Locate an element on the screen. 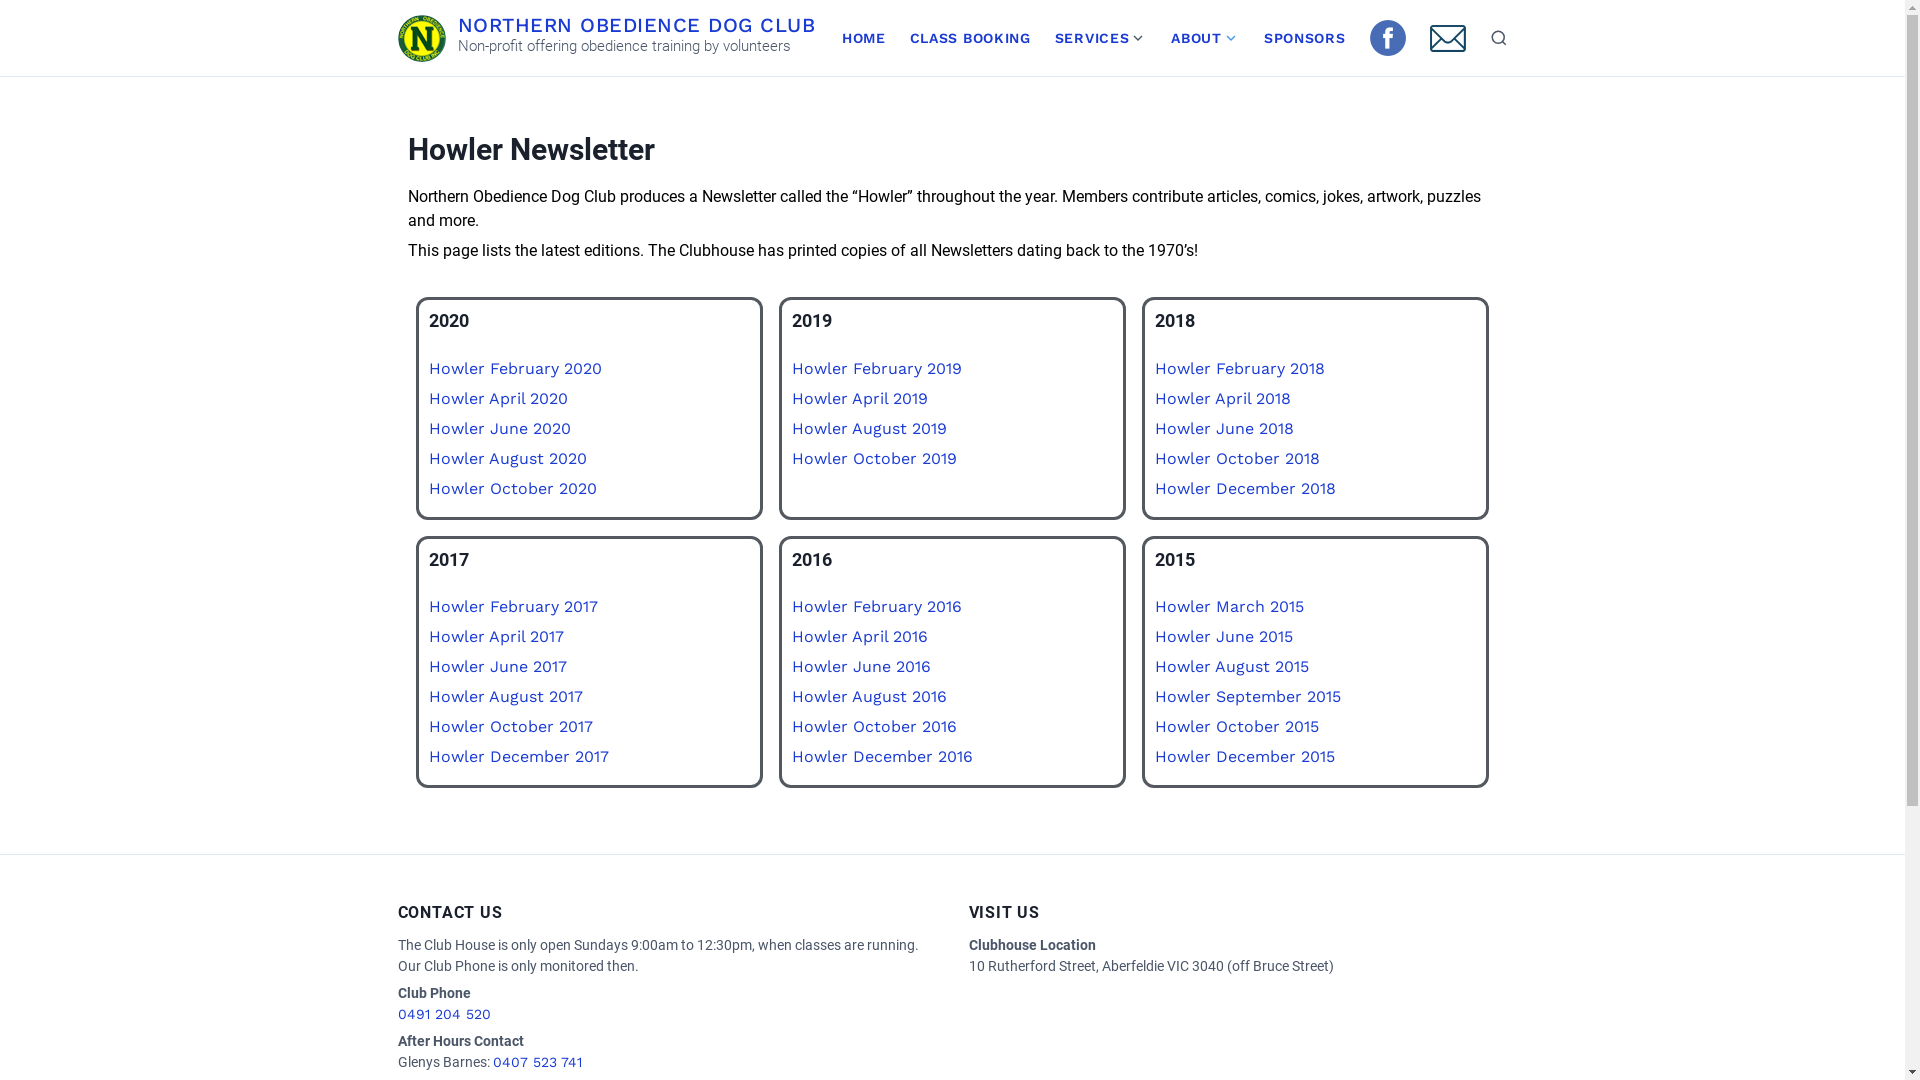  'Howler February 2018' is located at coordinates (1238, 367).